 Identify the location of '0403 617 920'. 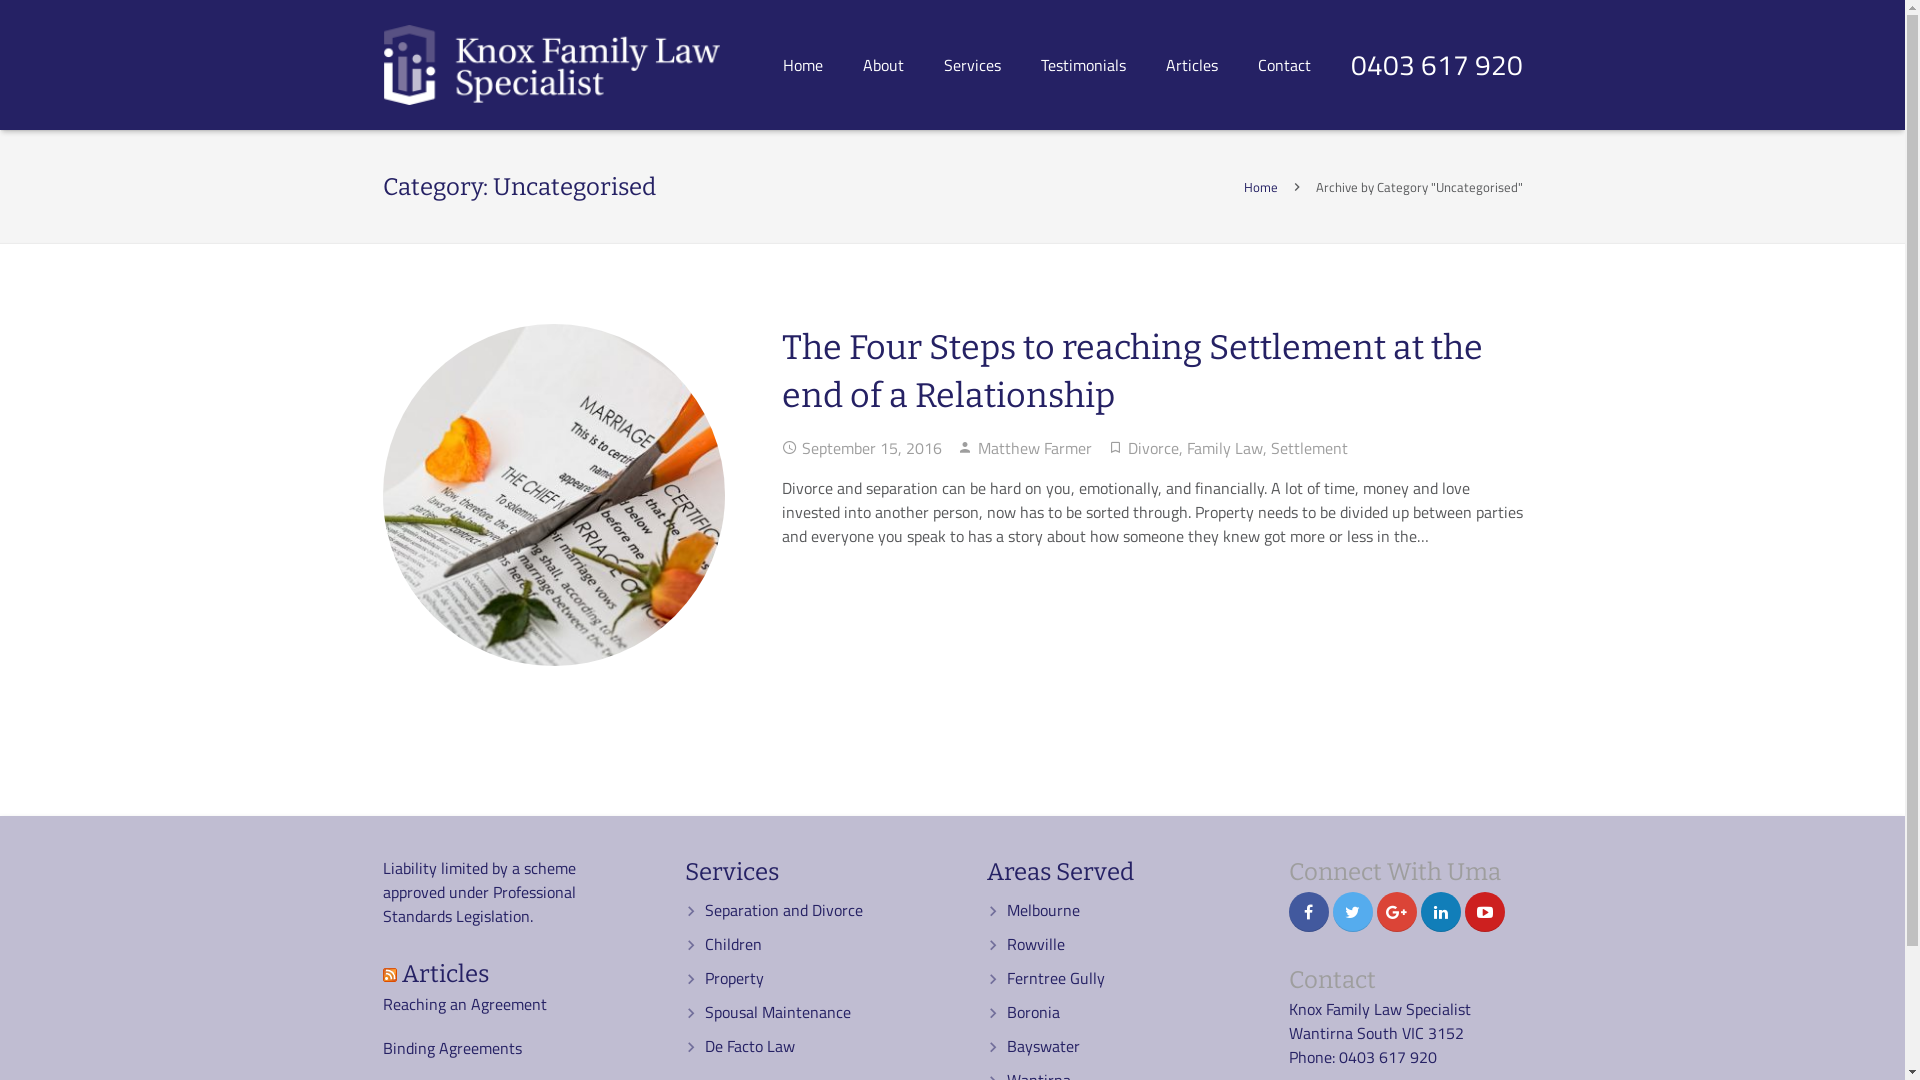
(1435, 63).